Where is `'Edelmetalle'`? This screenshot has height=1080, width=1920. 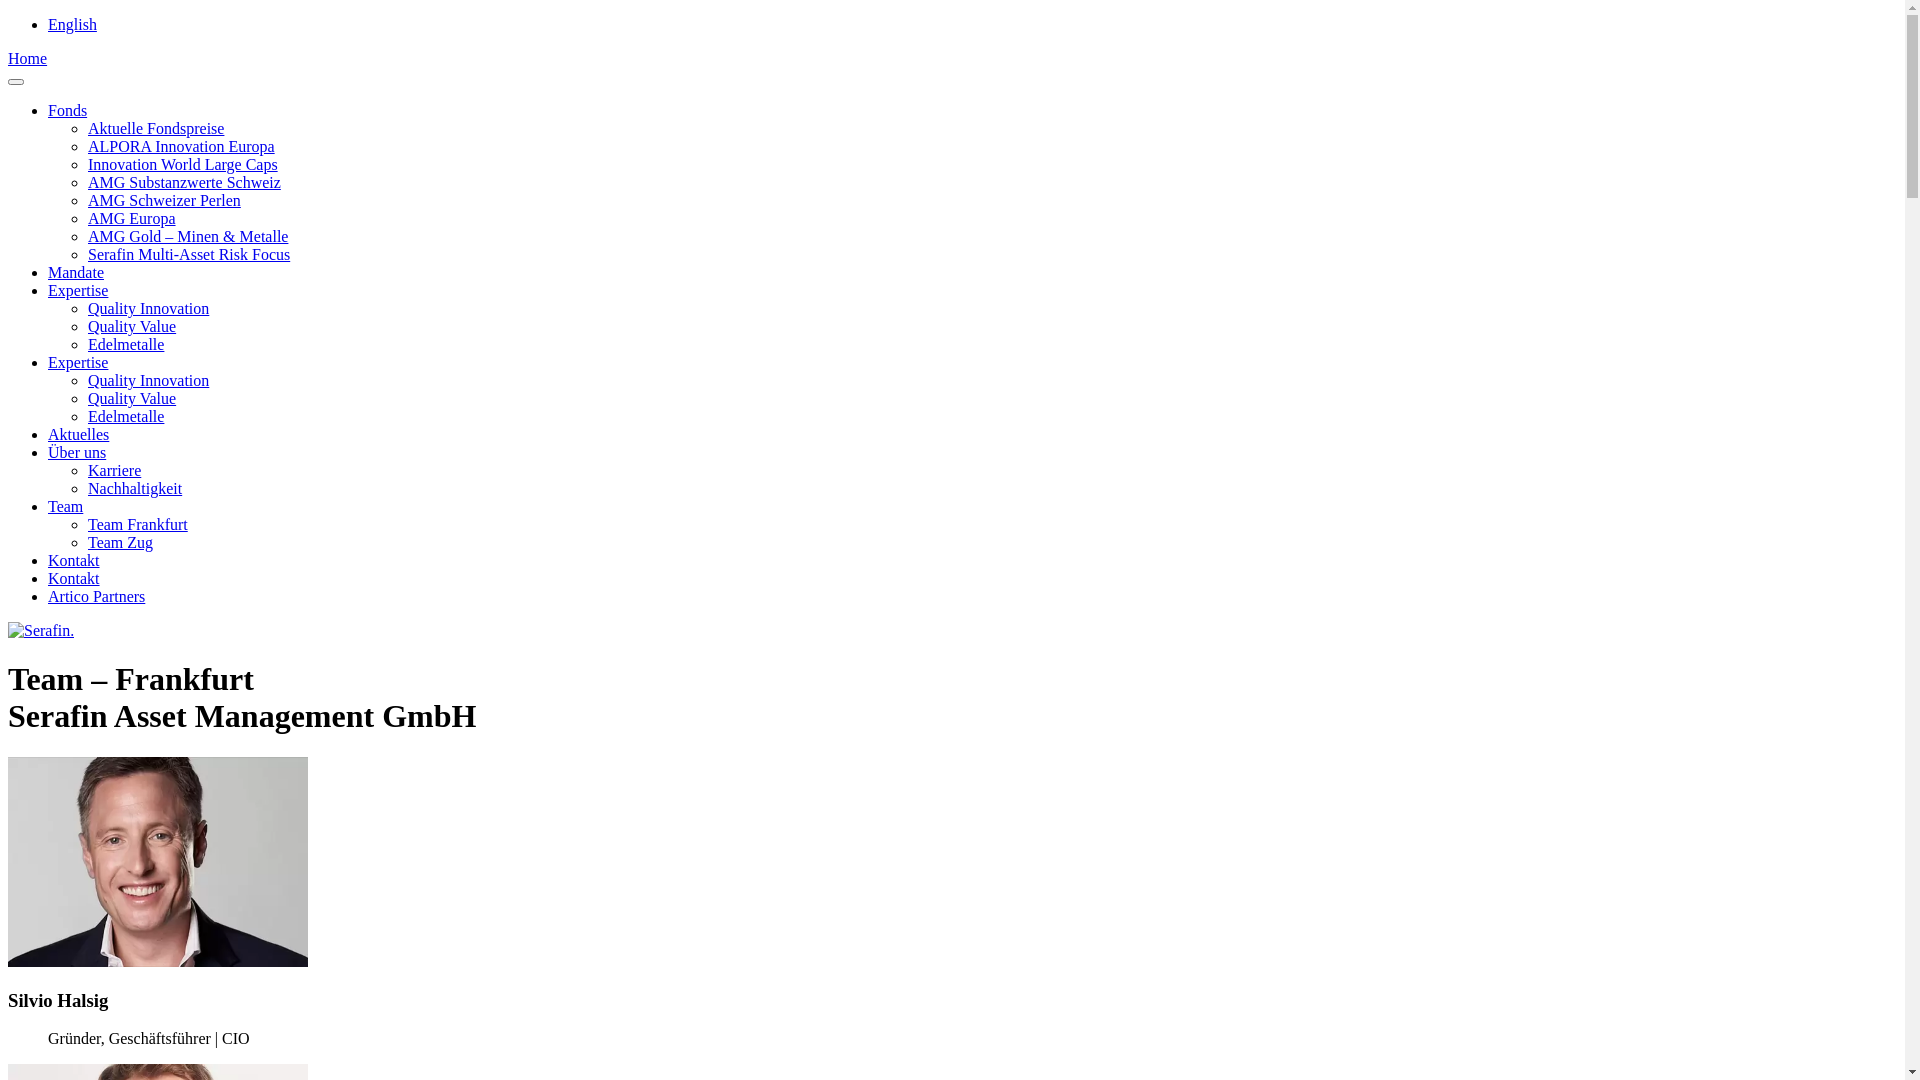 'Edelmetalle' is located at coordinates (124, 415).